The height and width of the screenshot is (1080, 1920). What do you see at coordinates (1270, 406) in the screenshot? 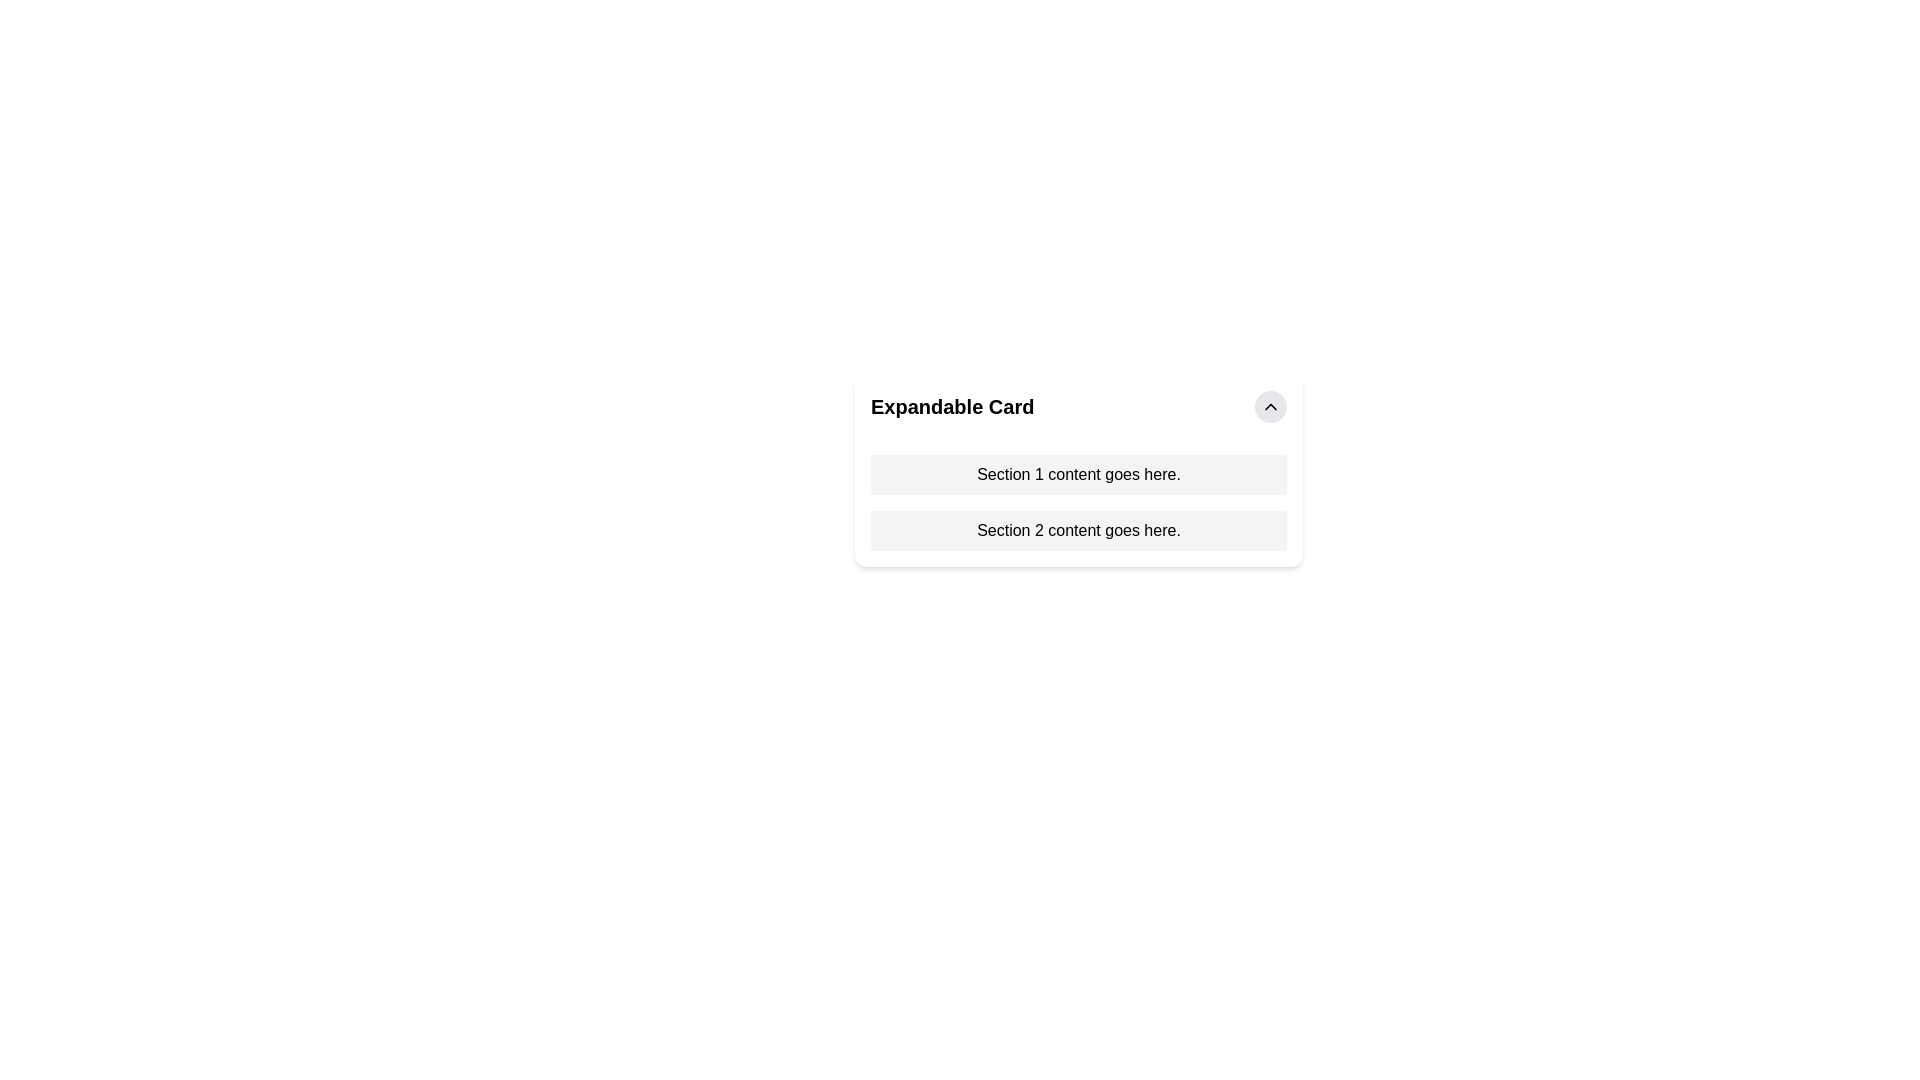
I see `the upward-pointing chevron icon within the circular button` at bounding box center [1270, 406].